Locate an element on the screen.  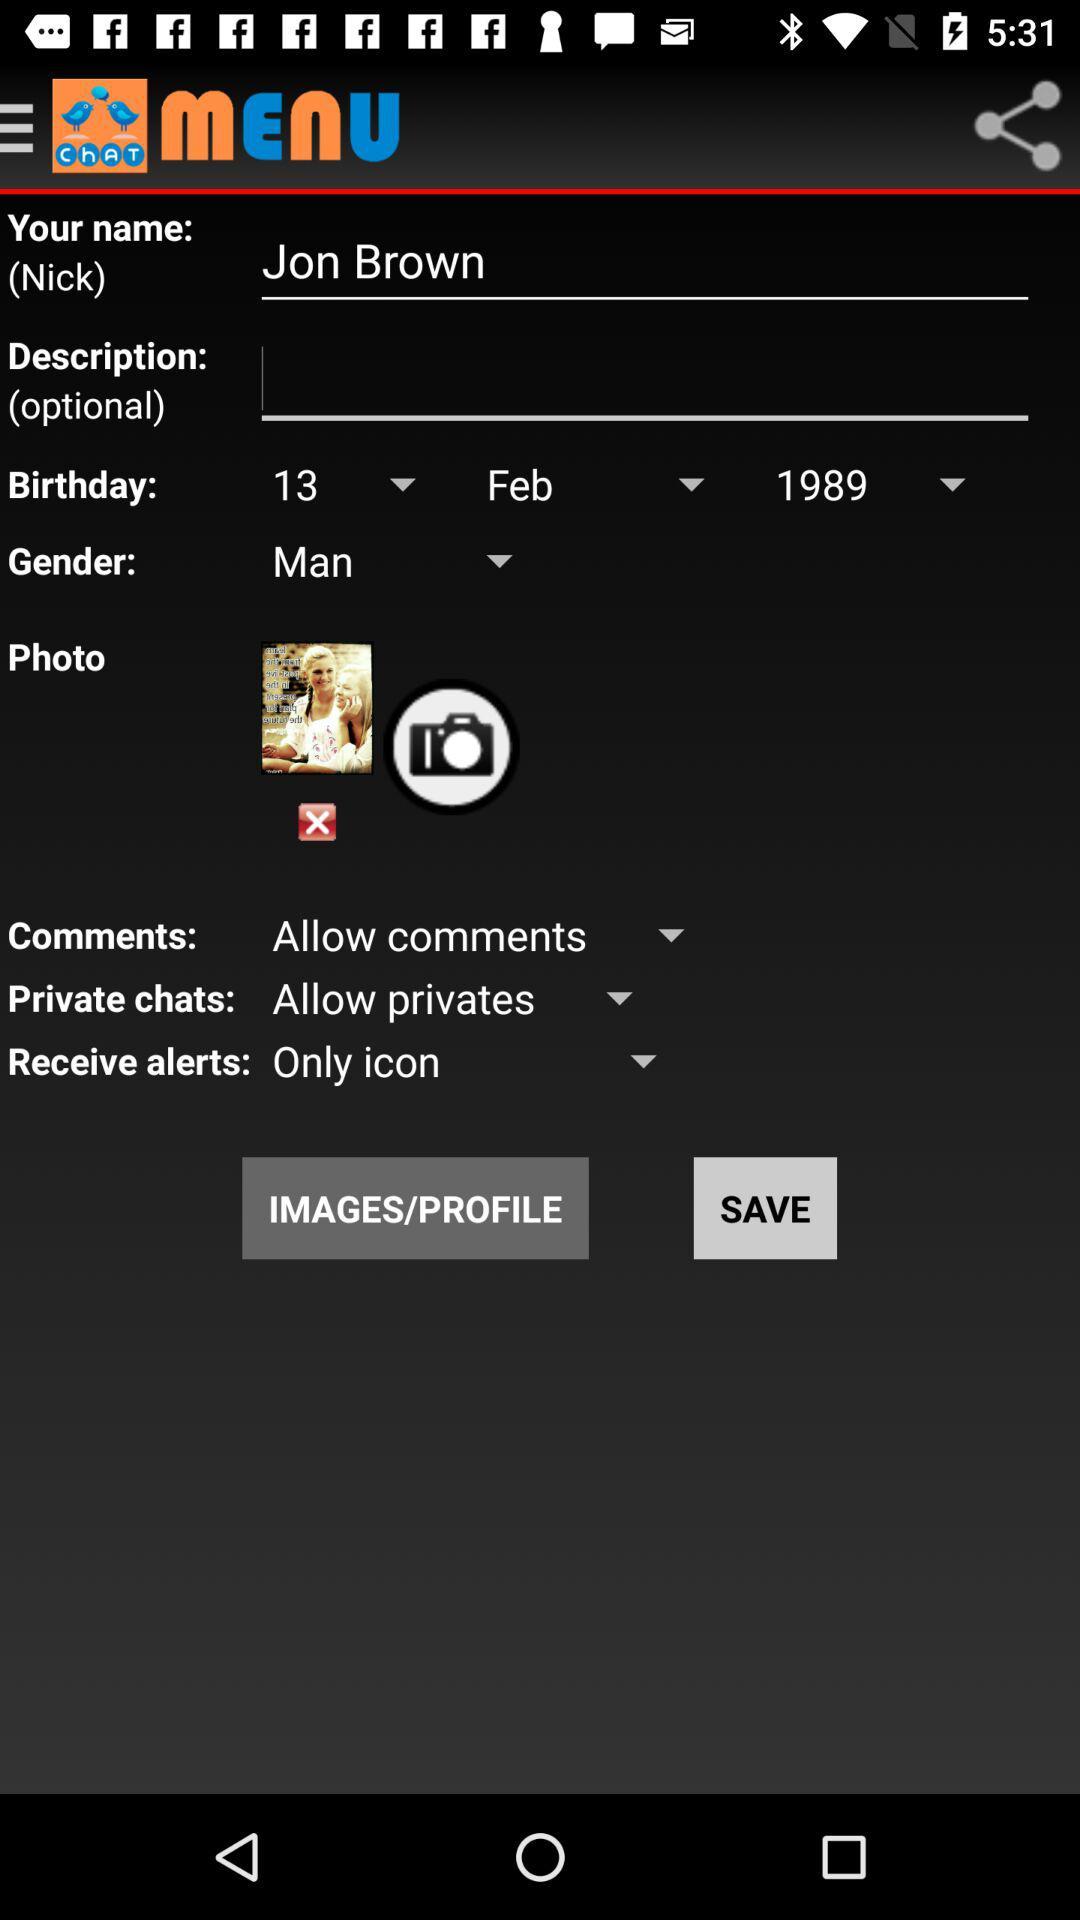
menu is located at coordinates (235, 124).